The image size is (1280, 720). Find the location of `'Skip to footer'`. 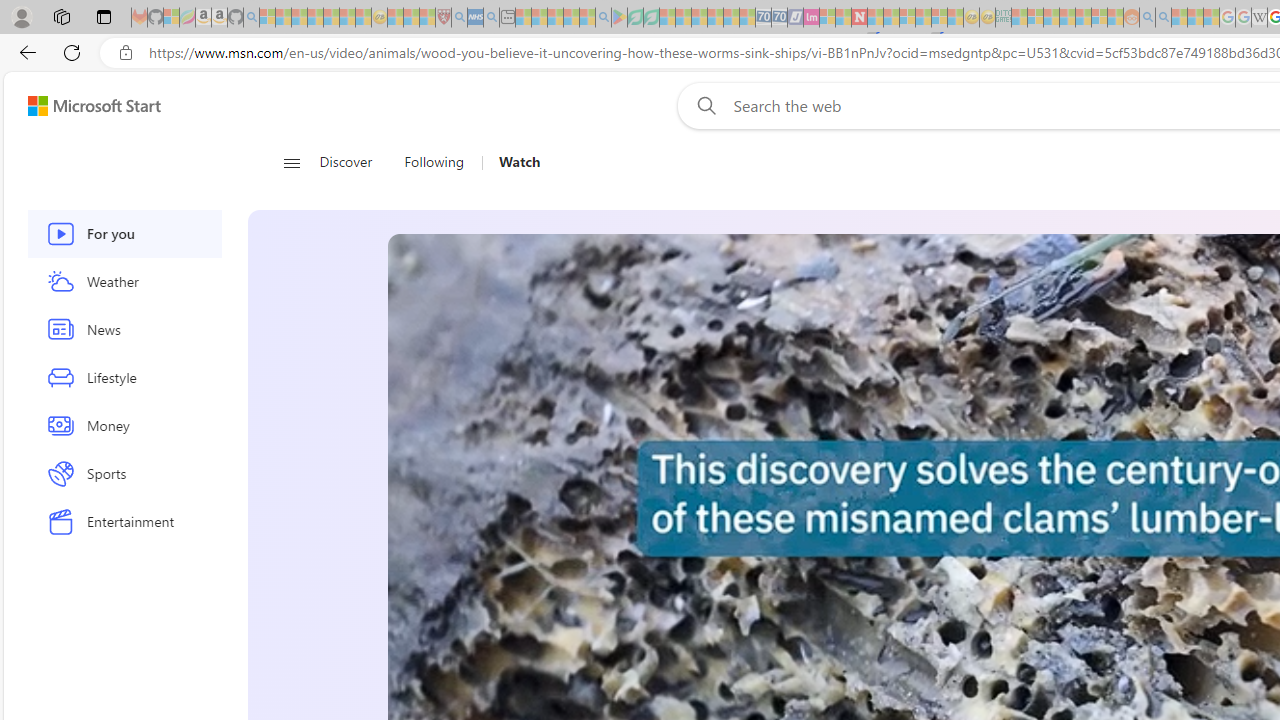

'Skip to footer' is located at coordinates (81, 105).